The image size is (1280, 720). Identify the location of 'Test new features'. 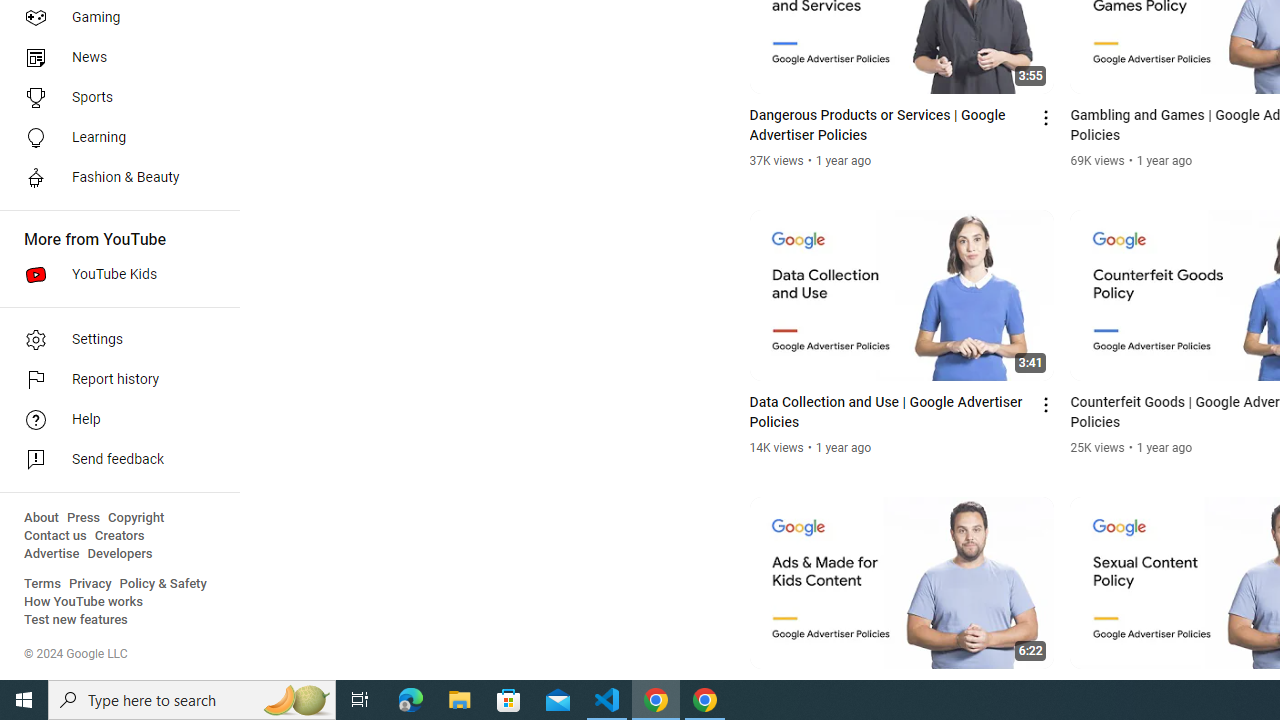
(76, 619).